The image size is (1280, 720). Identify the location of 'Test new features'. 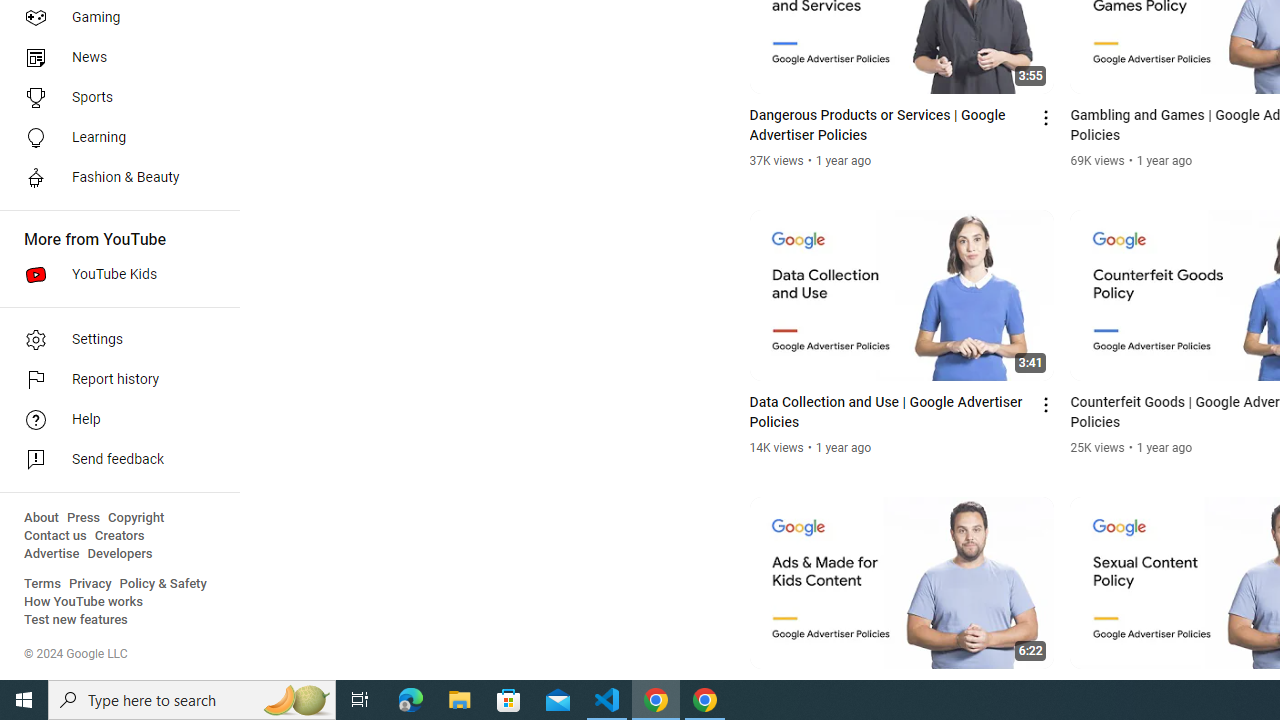
(76, 619).